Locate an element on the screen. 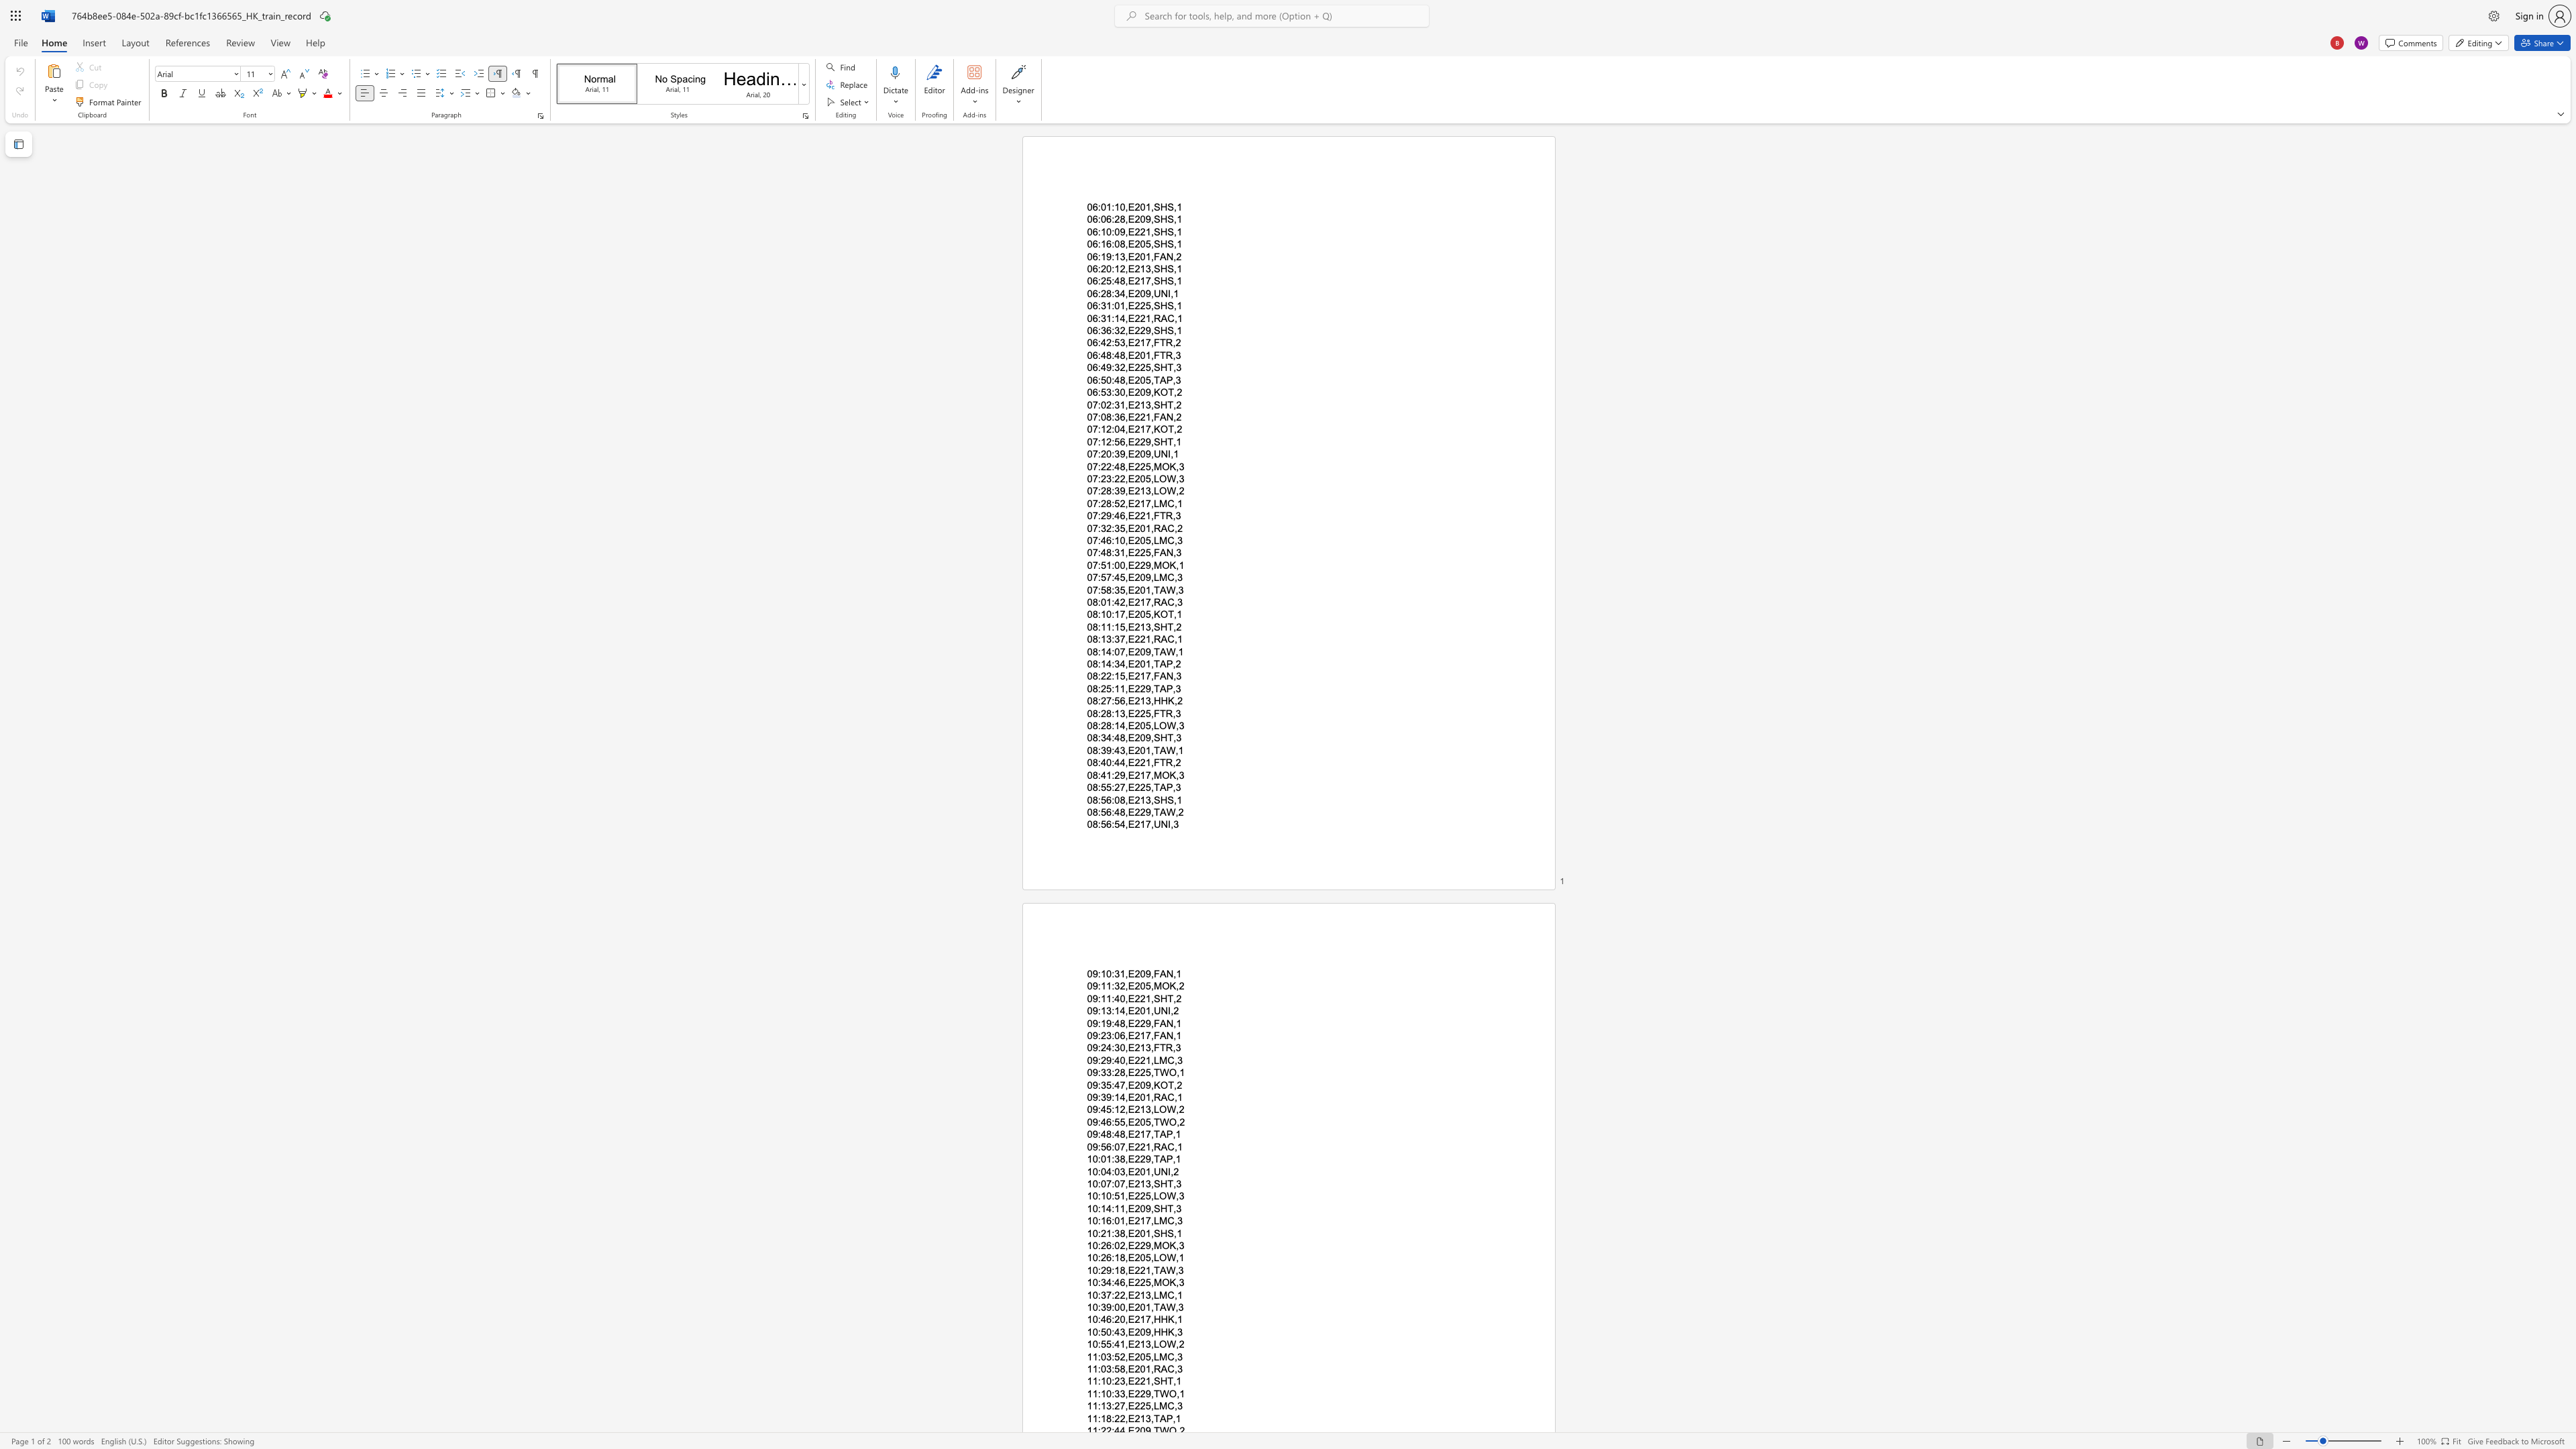 This screenshot has width=2576, height=1449. the space between the continuous character "R" and "," in the text is located at coordinates (1171, 1047).